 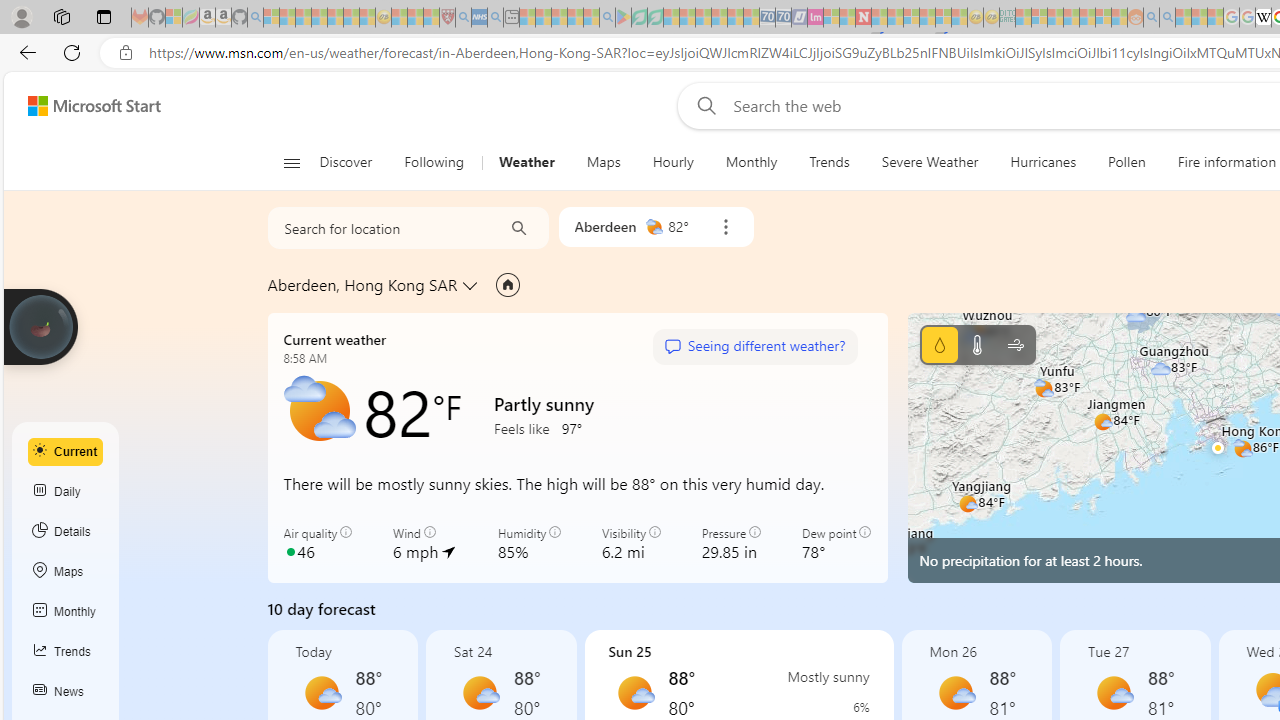 What do you see at coordinates (430, 17) in the screenshot?
I see `'Local - MSN - Sleeping'` at bounding box center [430, 17].